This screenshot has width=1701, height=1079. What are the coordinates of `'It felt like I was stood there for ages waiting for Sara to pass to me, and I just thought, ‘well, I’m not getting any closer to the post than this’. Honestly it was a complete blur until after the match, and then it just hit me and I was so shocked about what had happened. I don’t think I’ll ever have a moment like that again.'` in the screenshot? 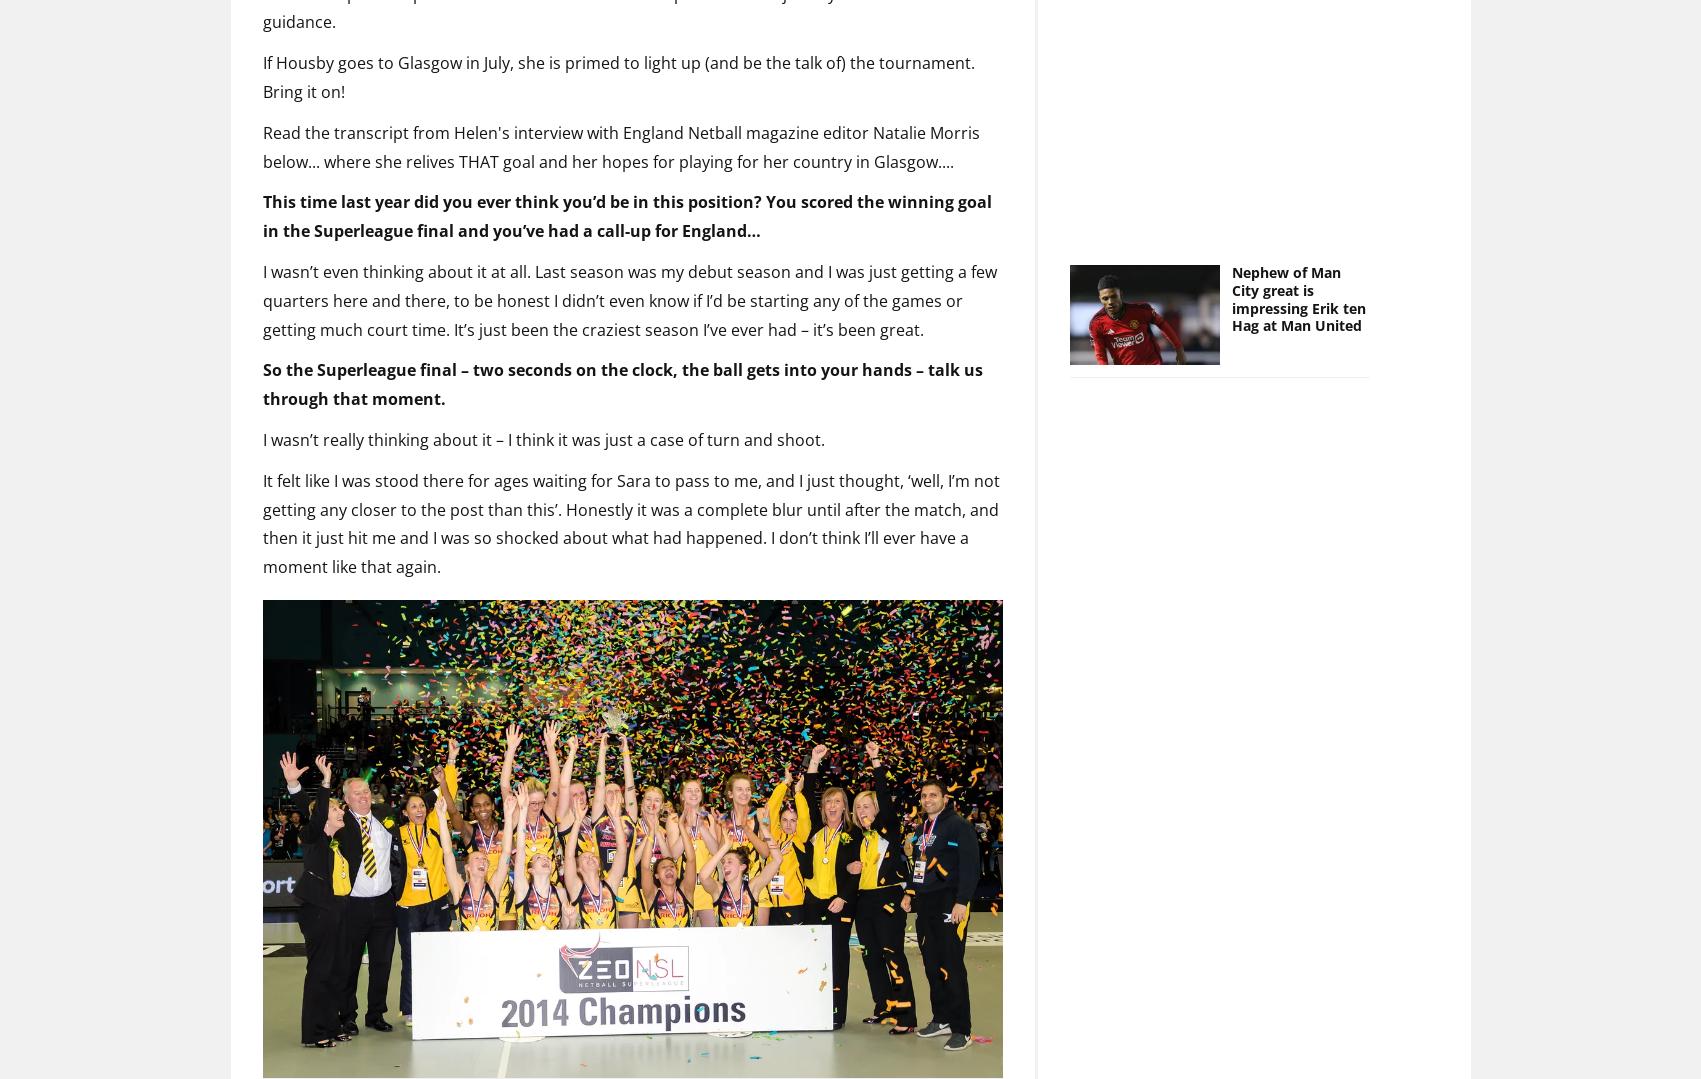 It's located at (629, 489).